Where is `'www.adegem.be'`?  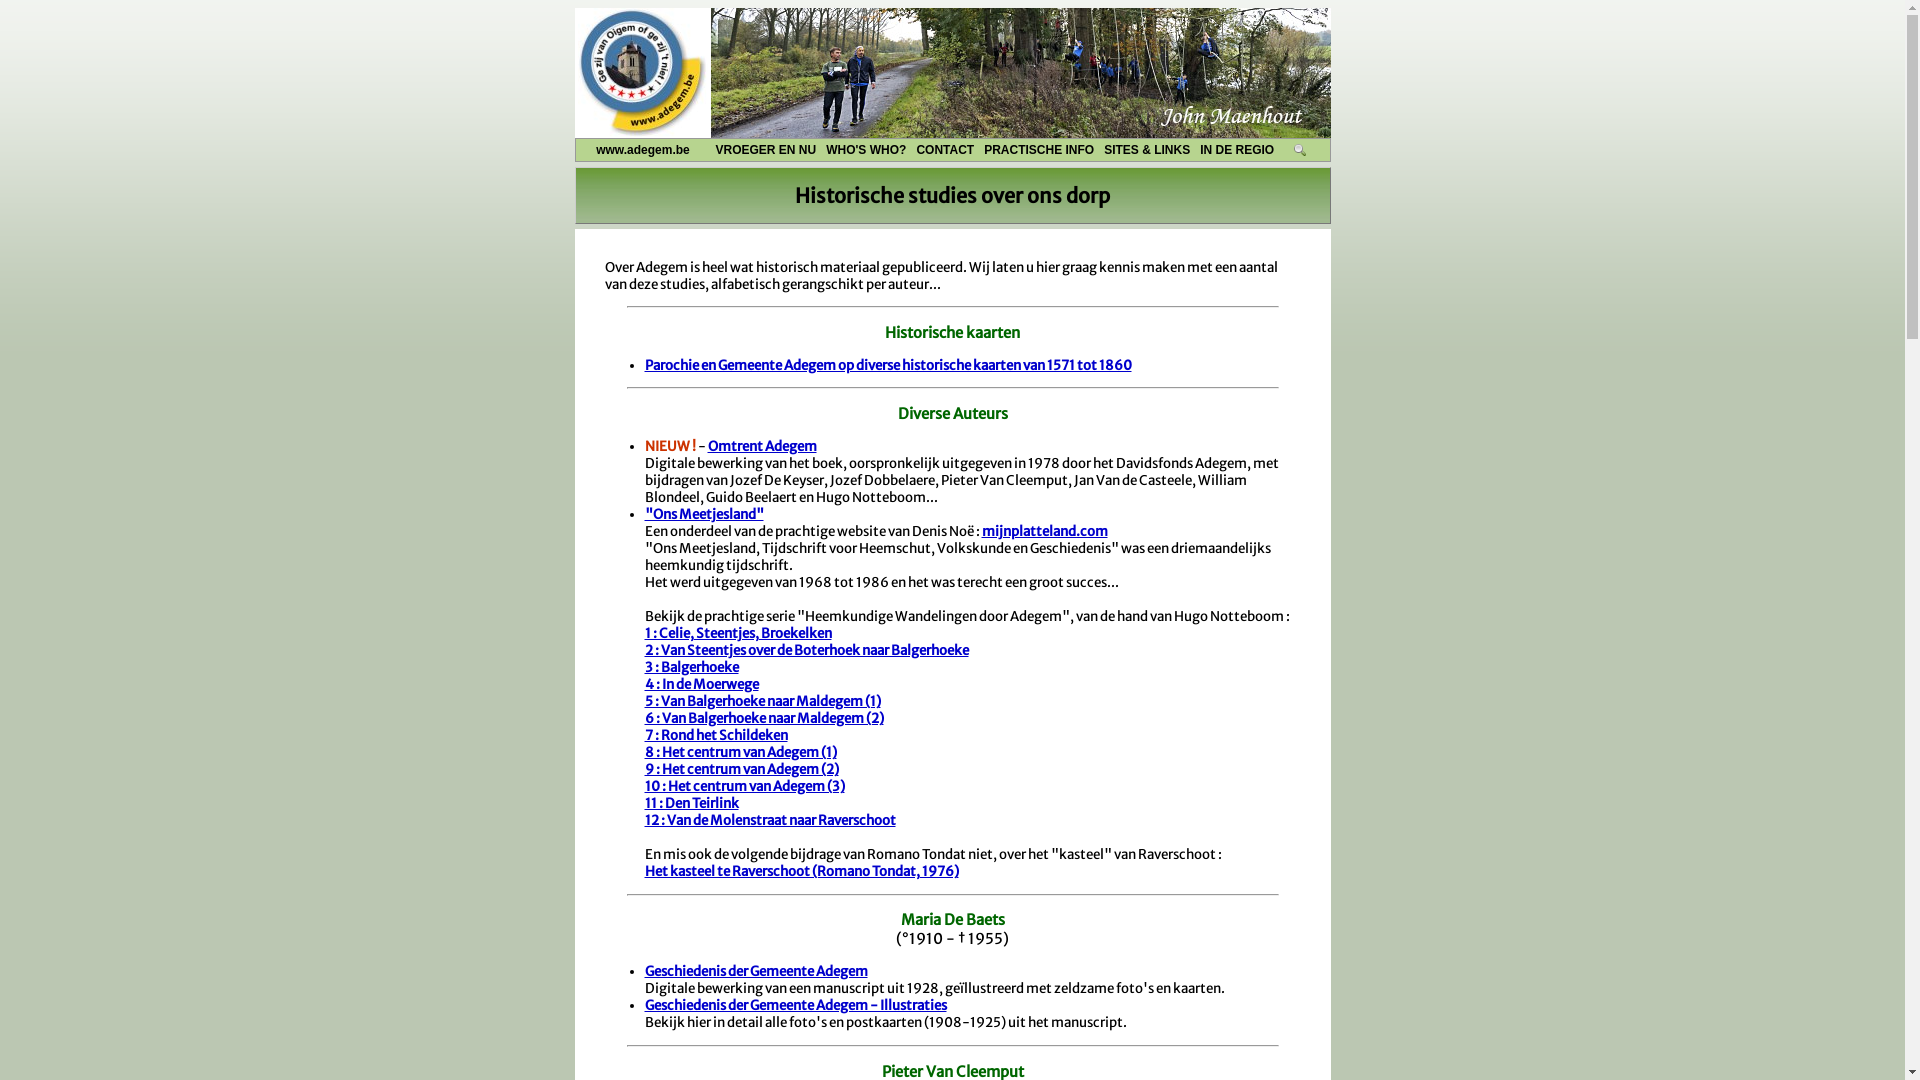 'www.adegem.be' is located at coordinates (575, 149).